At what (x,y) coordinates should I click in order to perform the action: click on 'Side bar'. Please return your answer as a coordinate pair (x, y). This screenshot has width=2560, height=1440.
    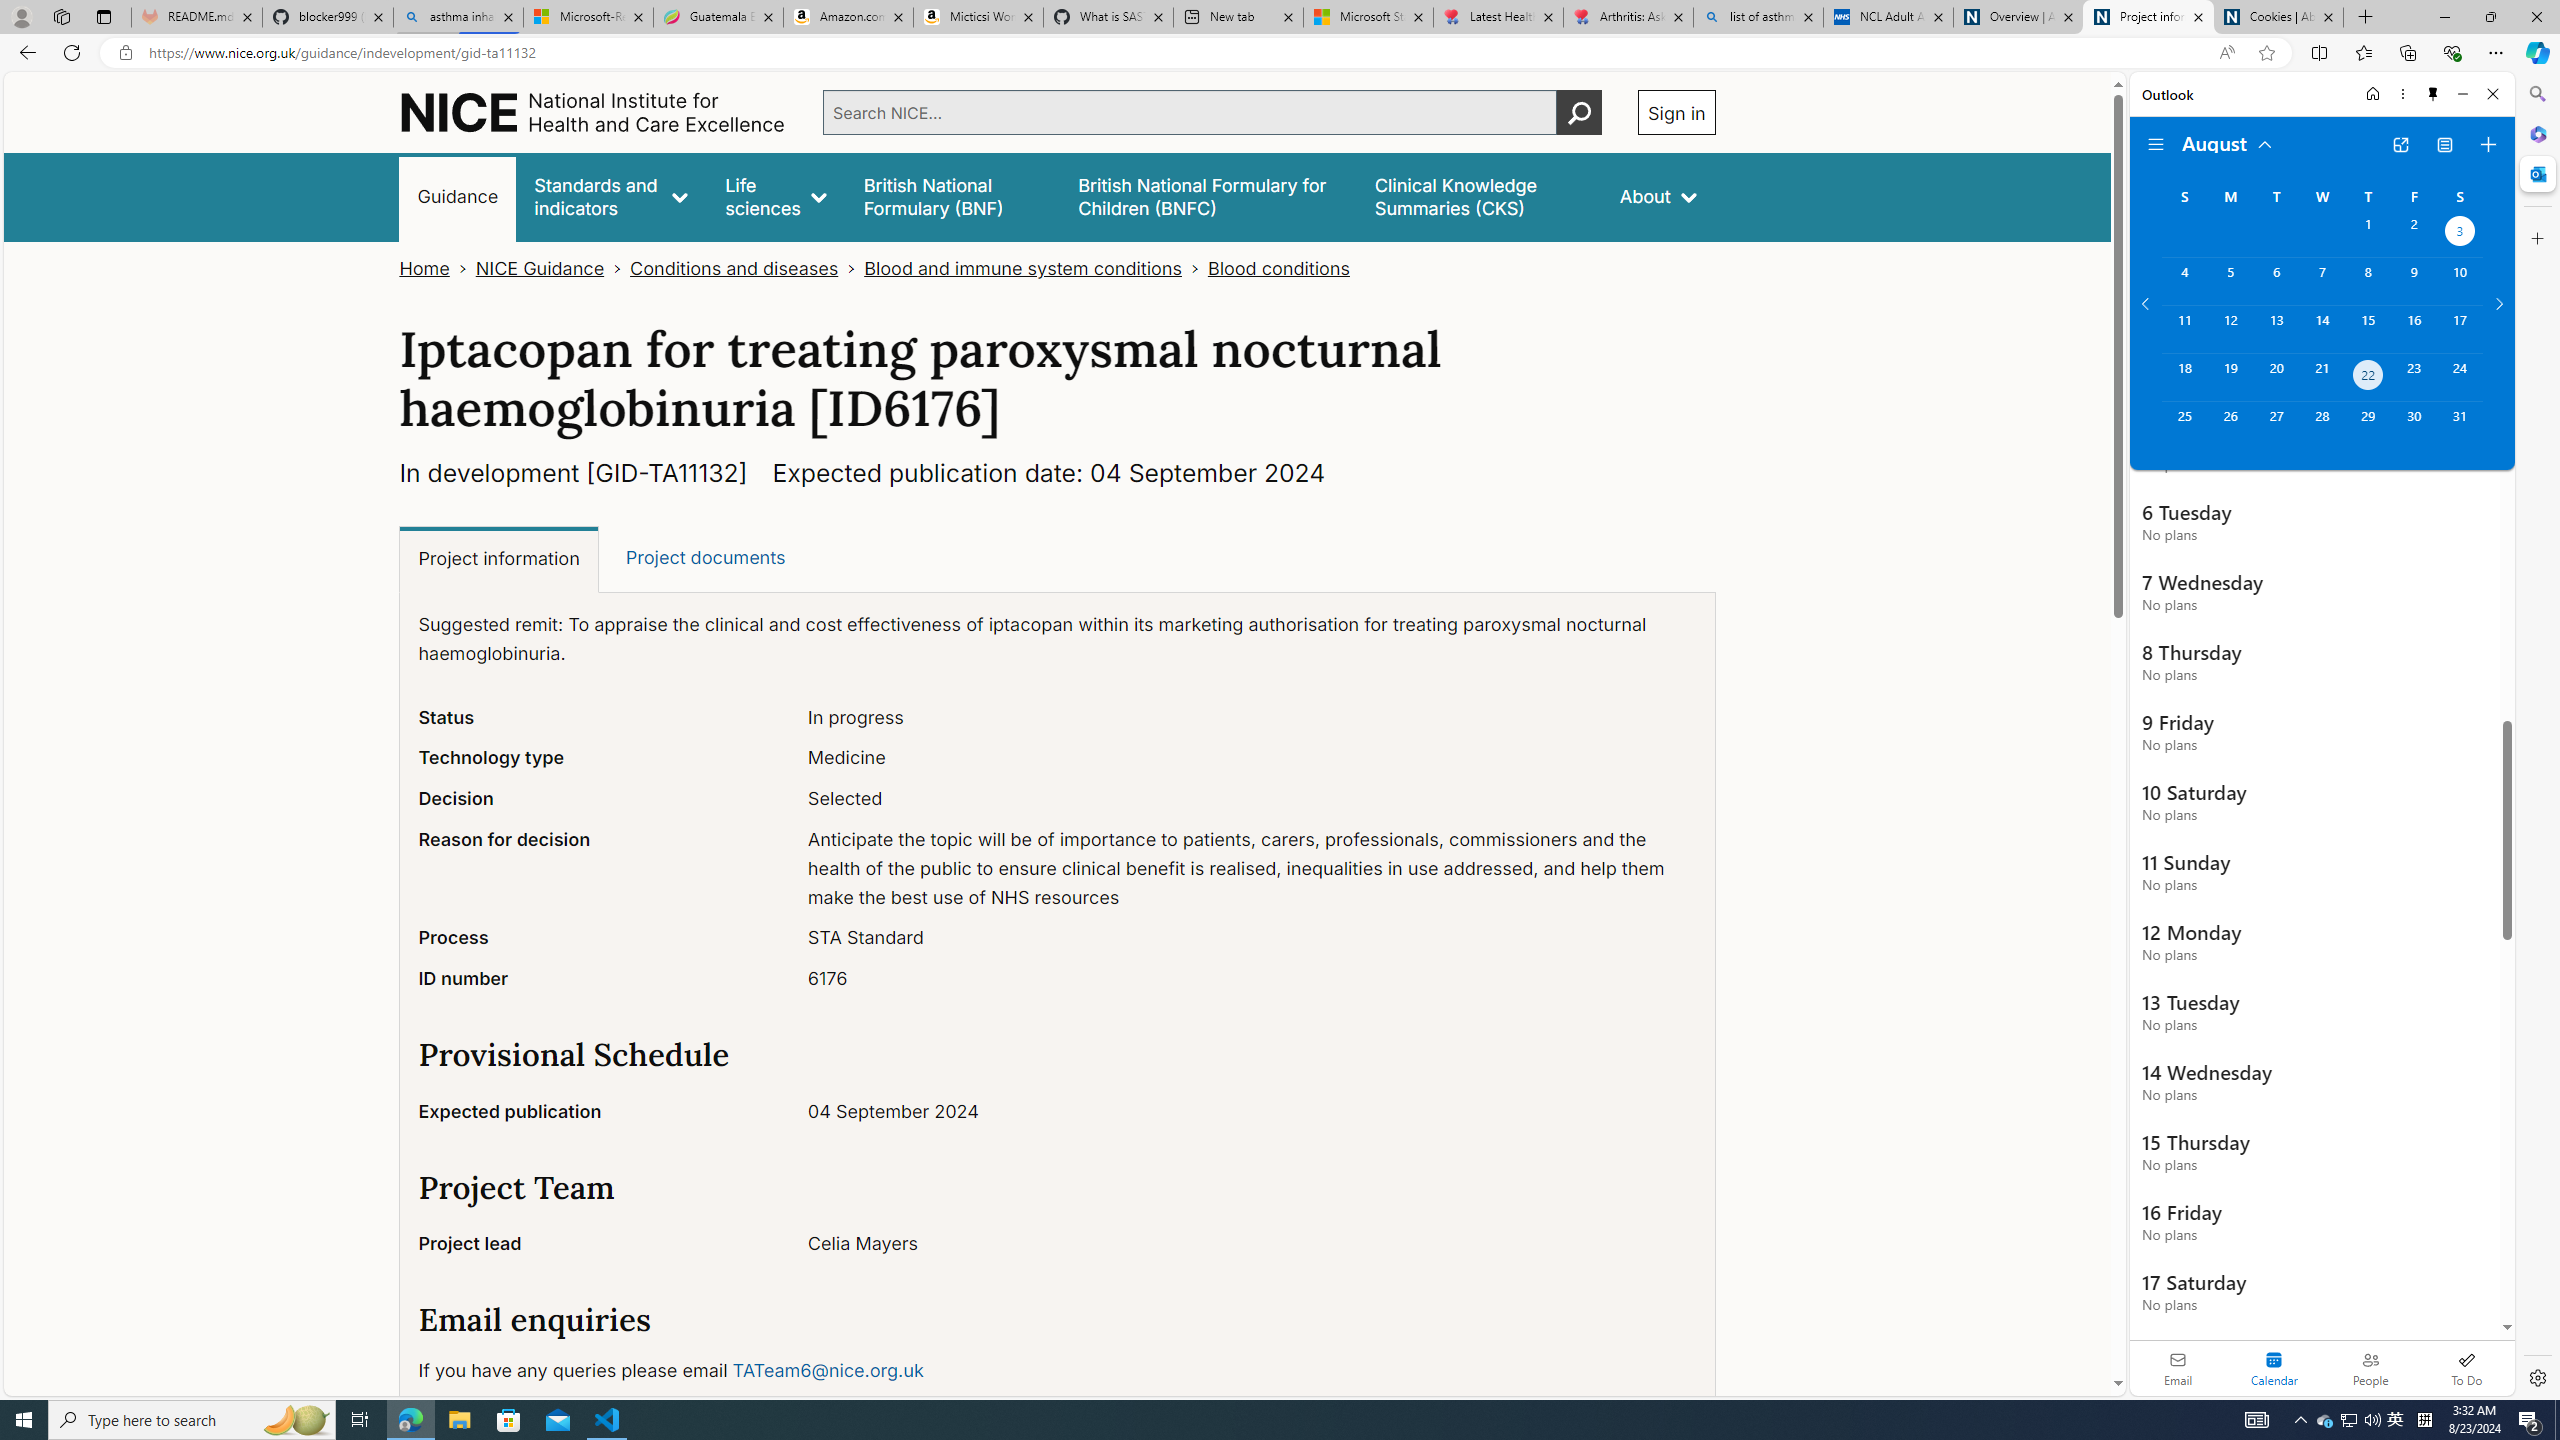
    Looking at the image, I should click on (2537, 735).